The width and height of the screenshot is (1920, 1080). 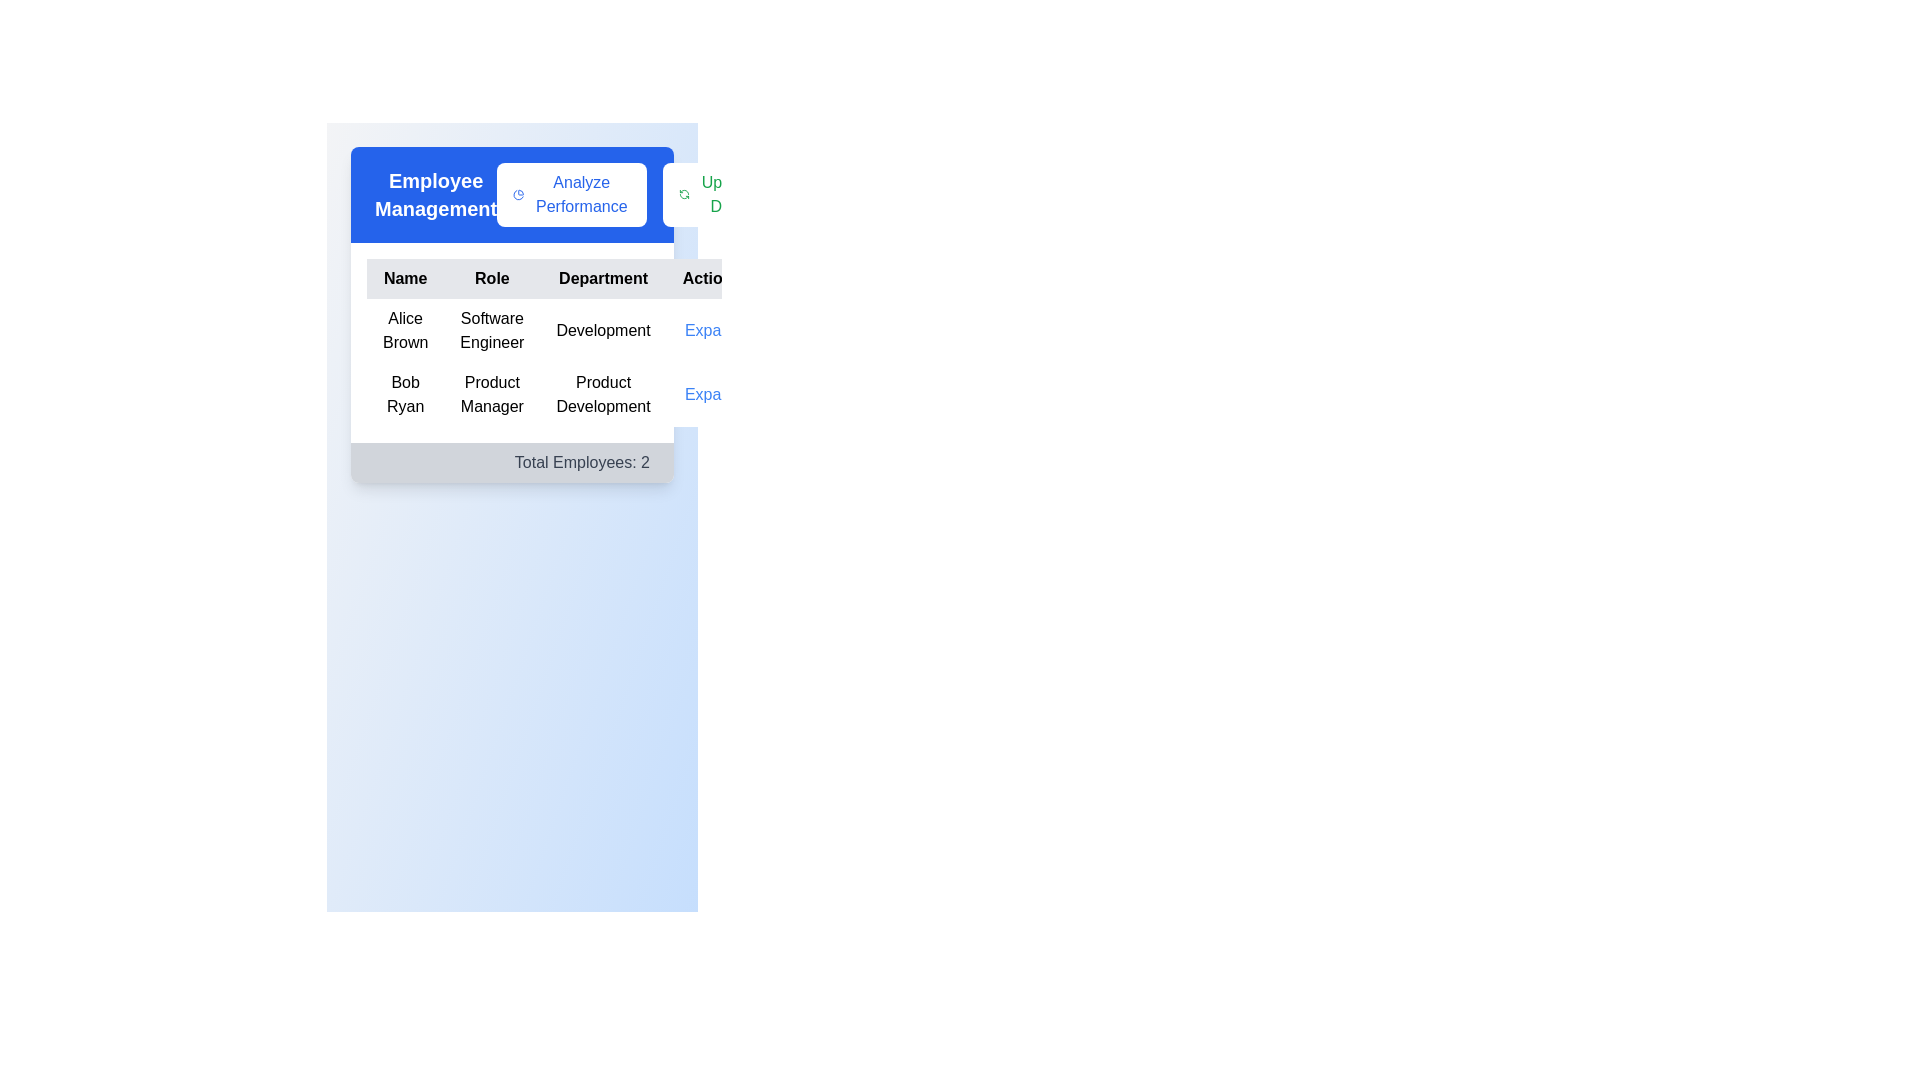 What do you see at coordinates (404, 278) in the screenshot?
I see `the static text label displaying 'Name' in bold, black font, which is the first label in the header row of the employee details table` at bounding box center [404, 278].